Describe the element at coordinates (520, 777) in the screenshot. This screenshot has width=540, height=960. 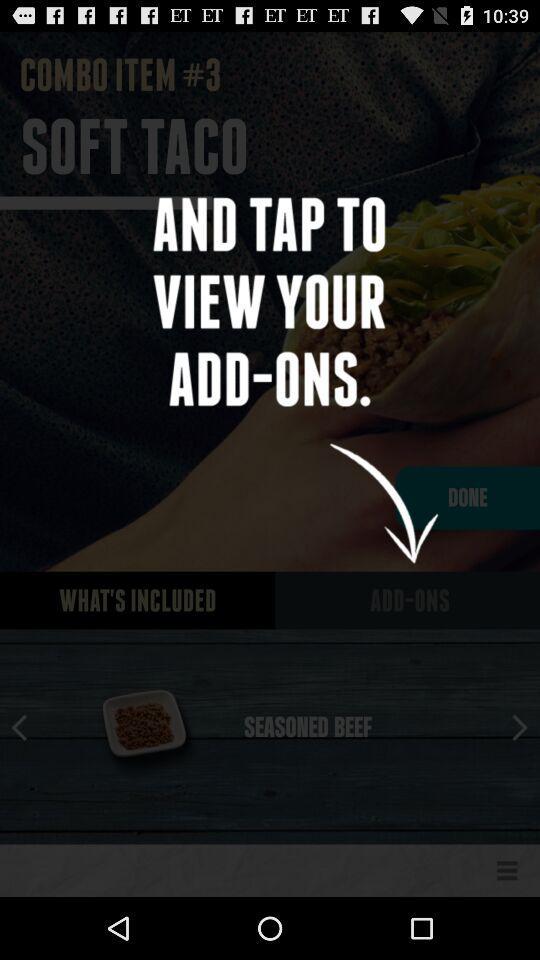
I see `the arrow_forward icon` at that location.